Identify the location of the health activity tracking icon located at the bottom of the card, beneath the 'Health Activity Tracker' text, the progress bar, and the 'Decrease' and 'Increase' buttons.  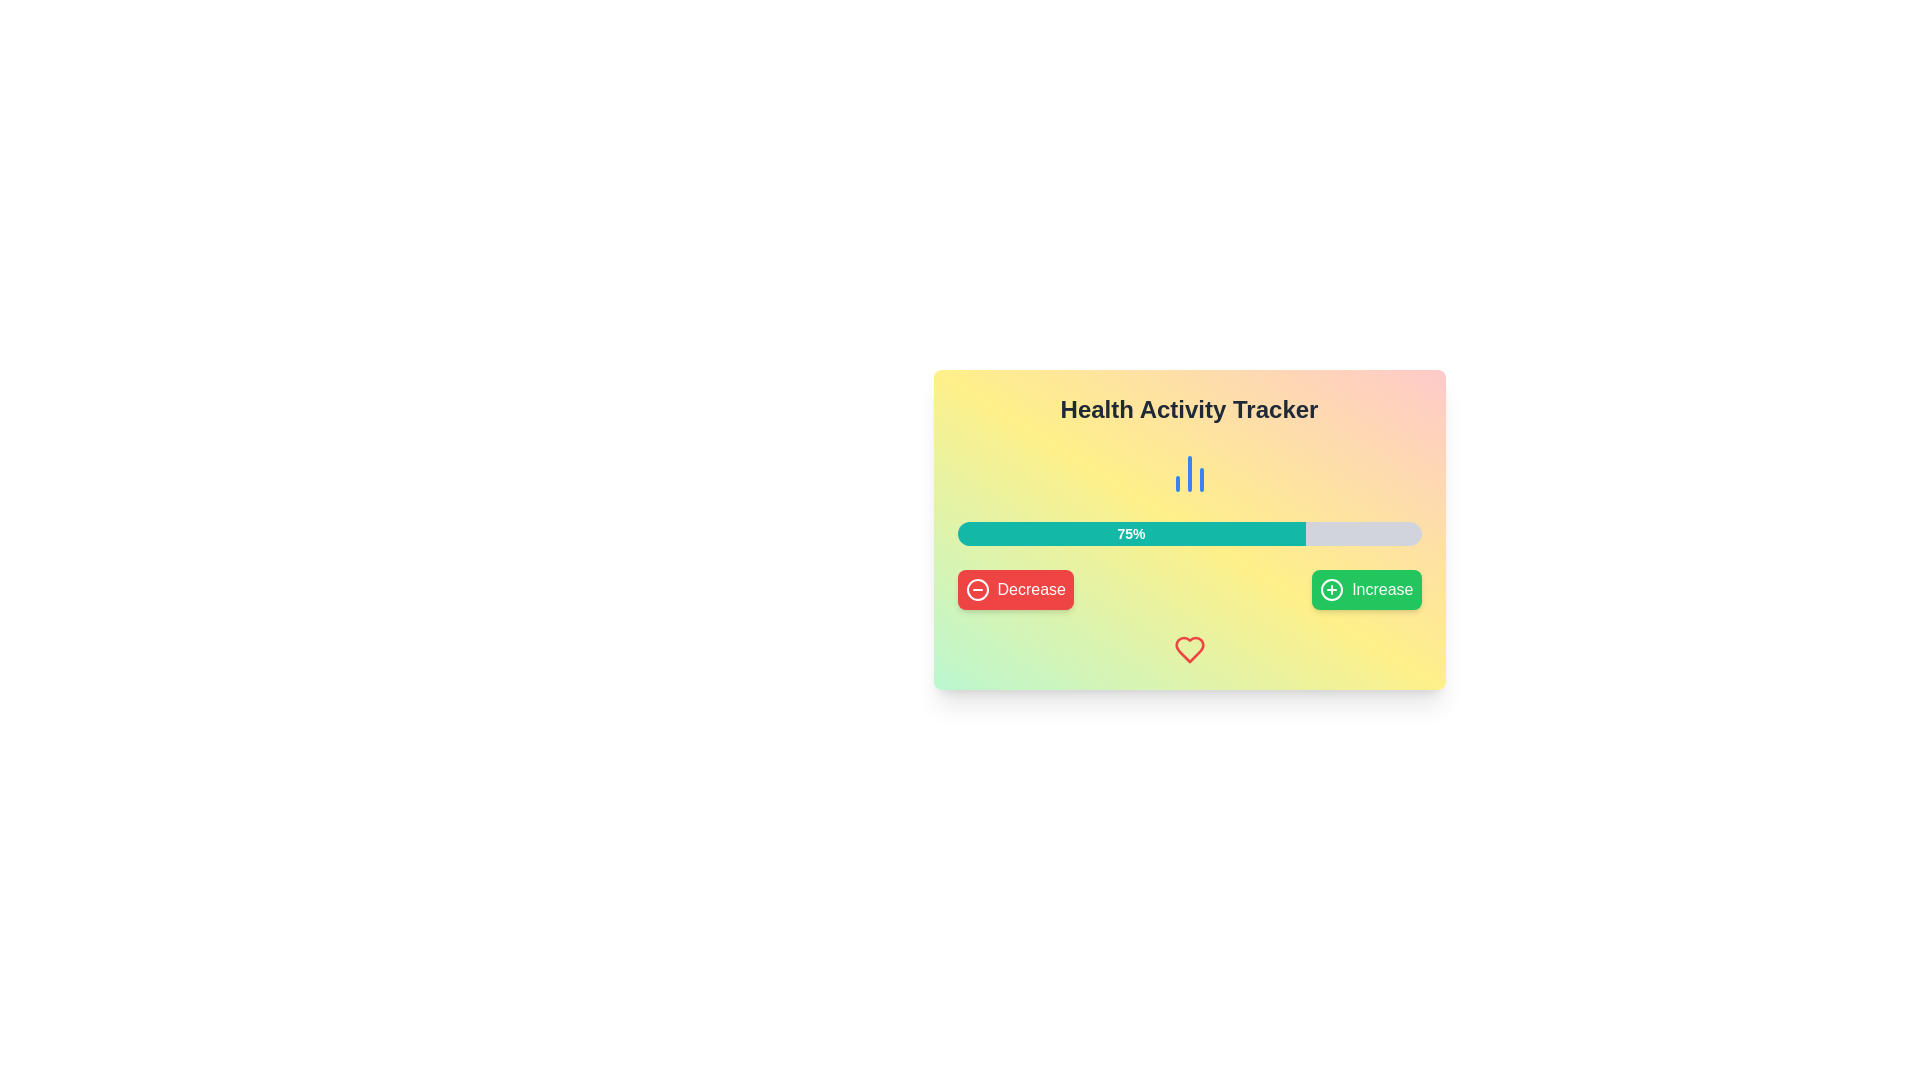
(1189, 650).